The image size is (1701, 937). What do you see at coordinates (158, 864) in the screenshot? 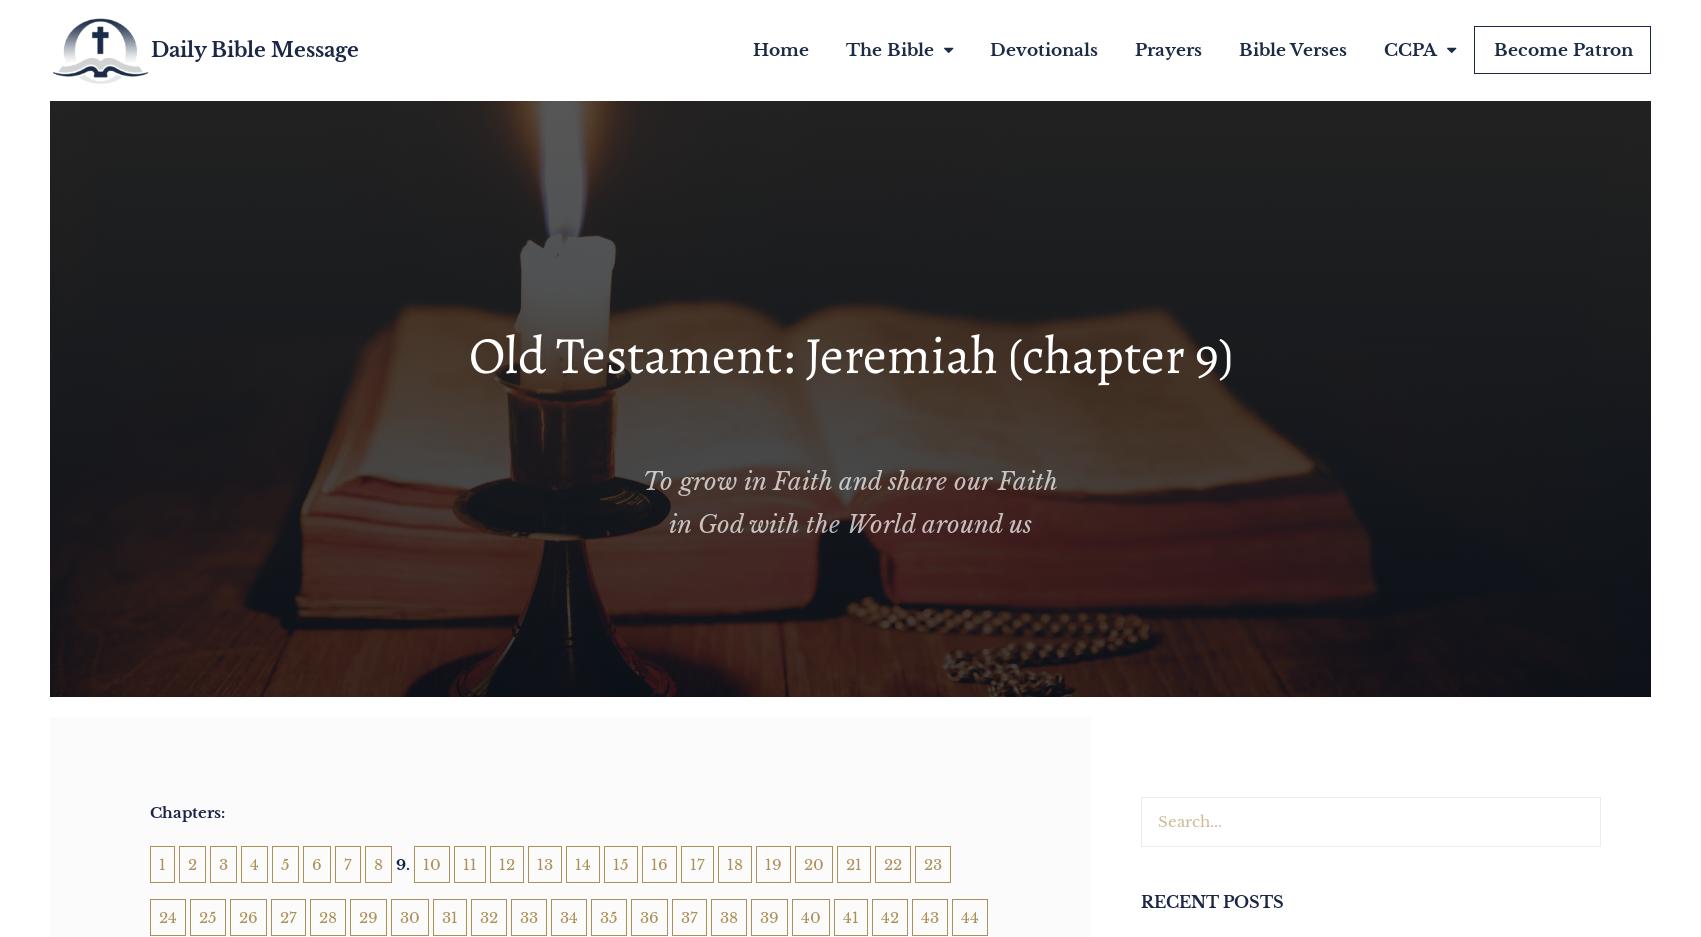
I see `'1'` at bounding box center [158, 864].